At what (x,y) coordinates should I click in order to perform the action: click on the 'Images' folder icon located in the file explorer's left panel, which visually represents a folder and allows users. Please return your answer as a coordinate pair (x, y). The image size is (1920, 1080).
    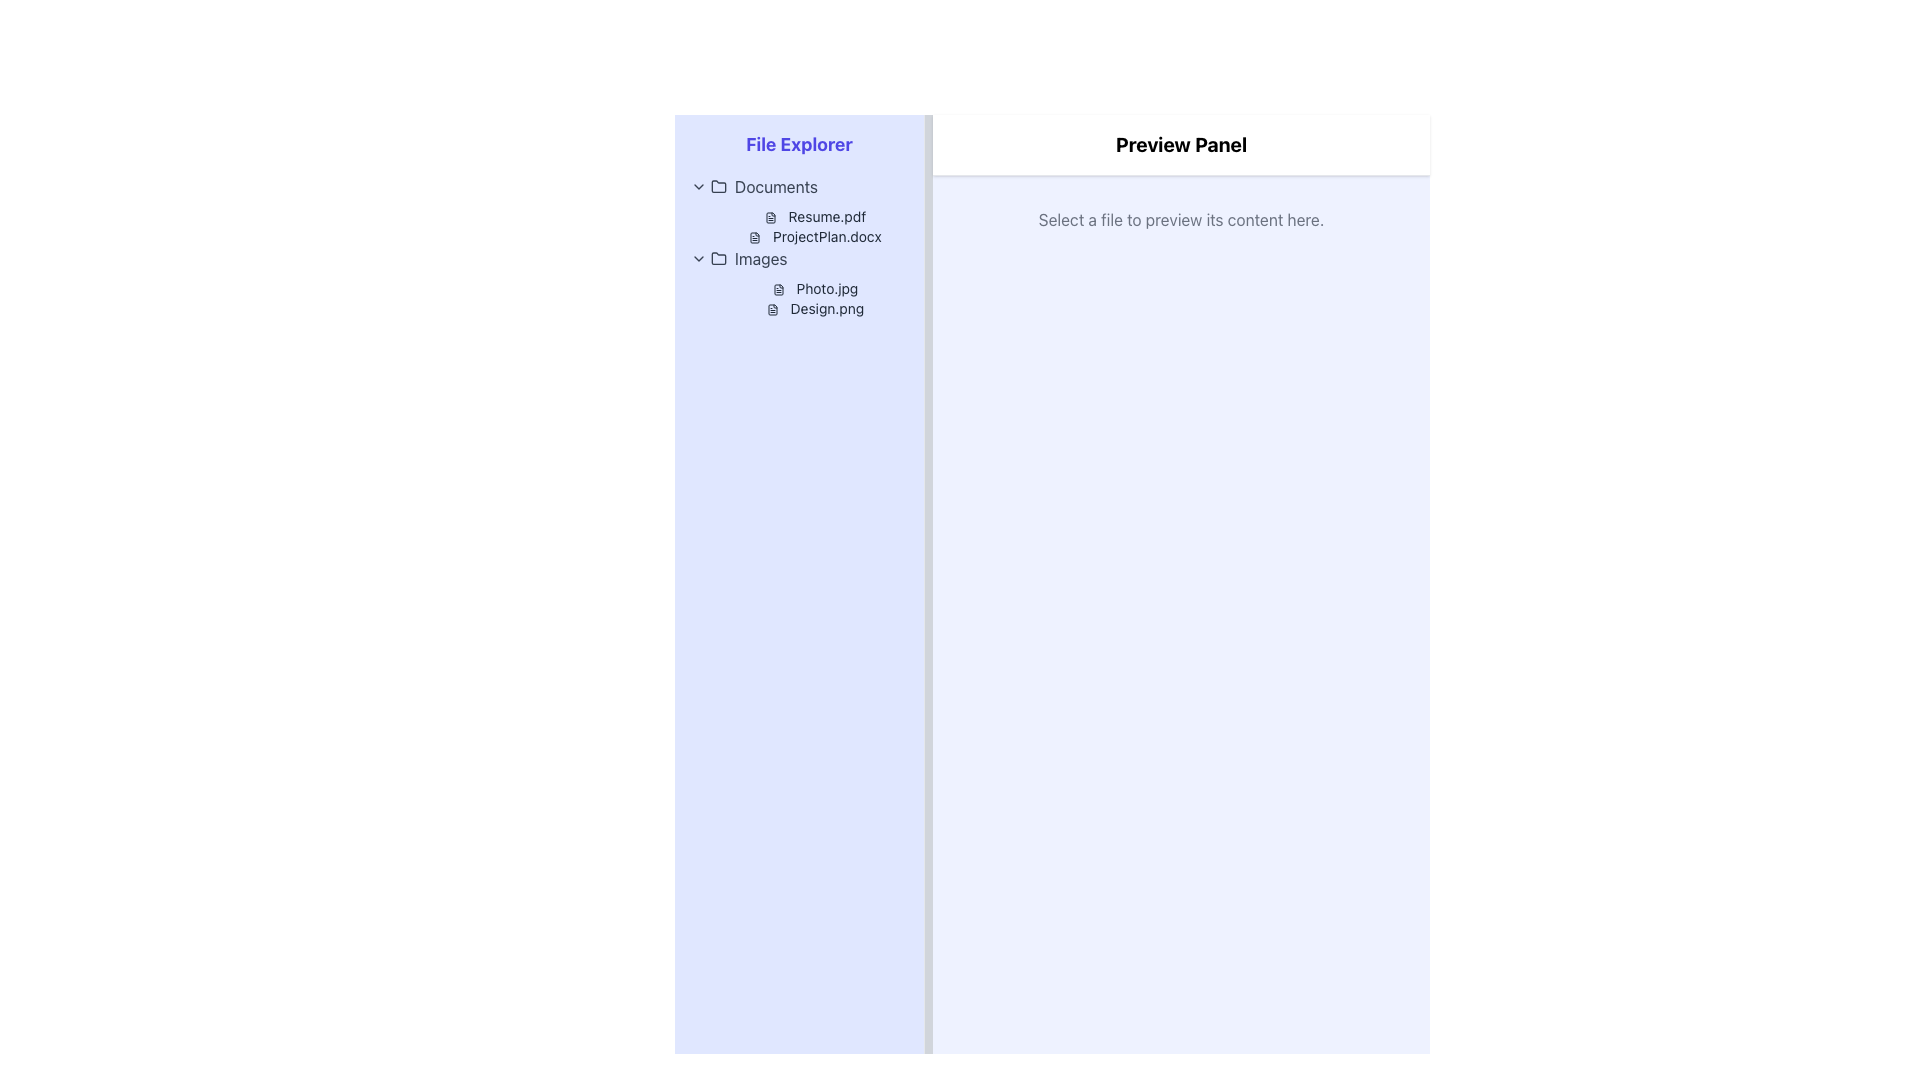
    Looking at the image, I should click on (719, 257).